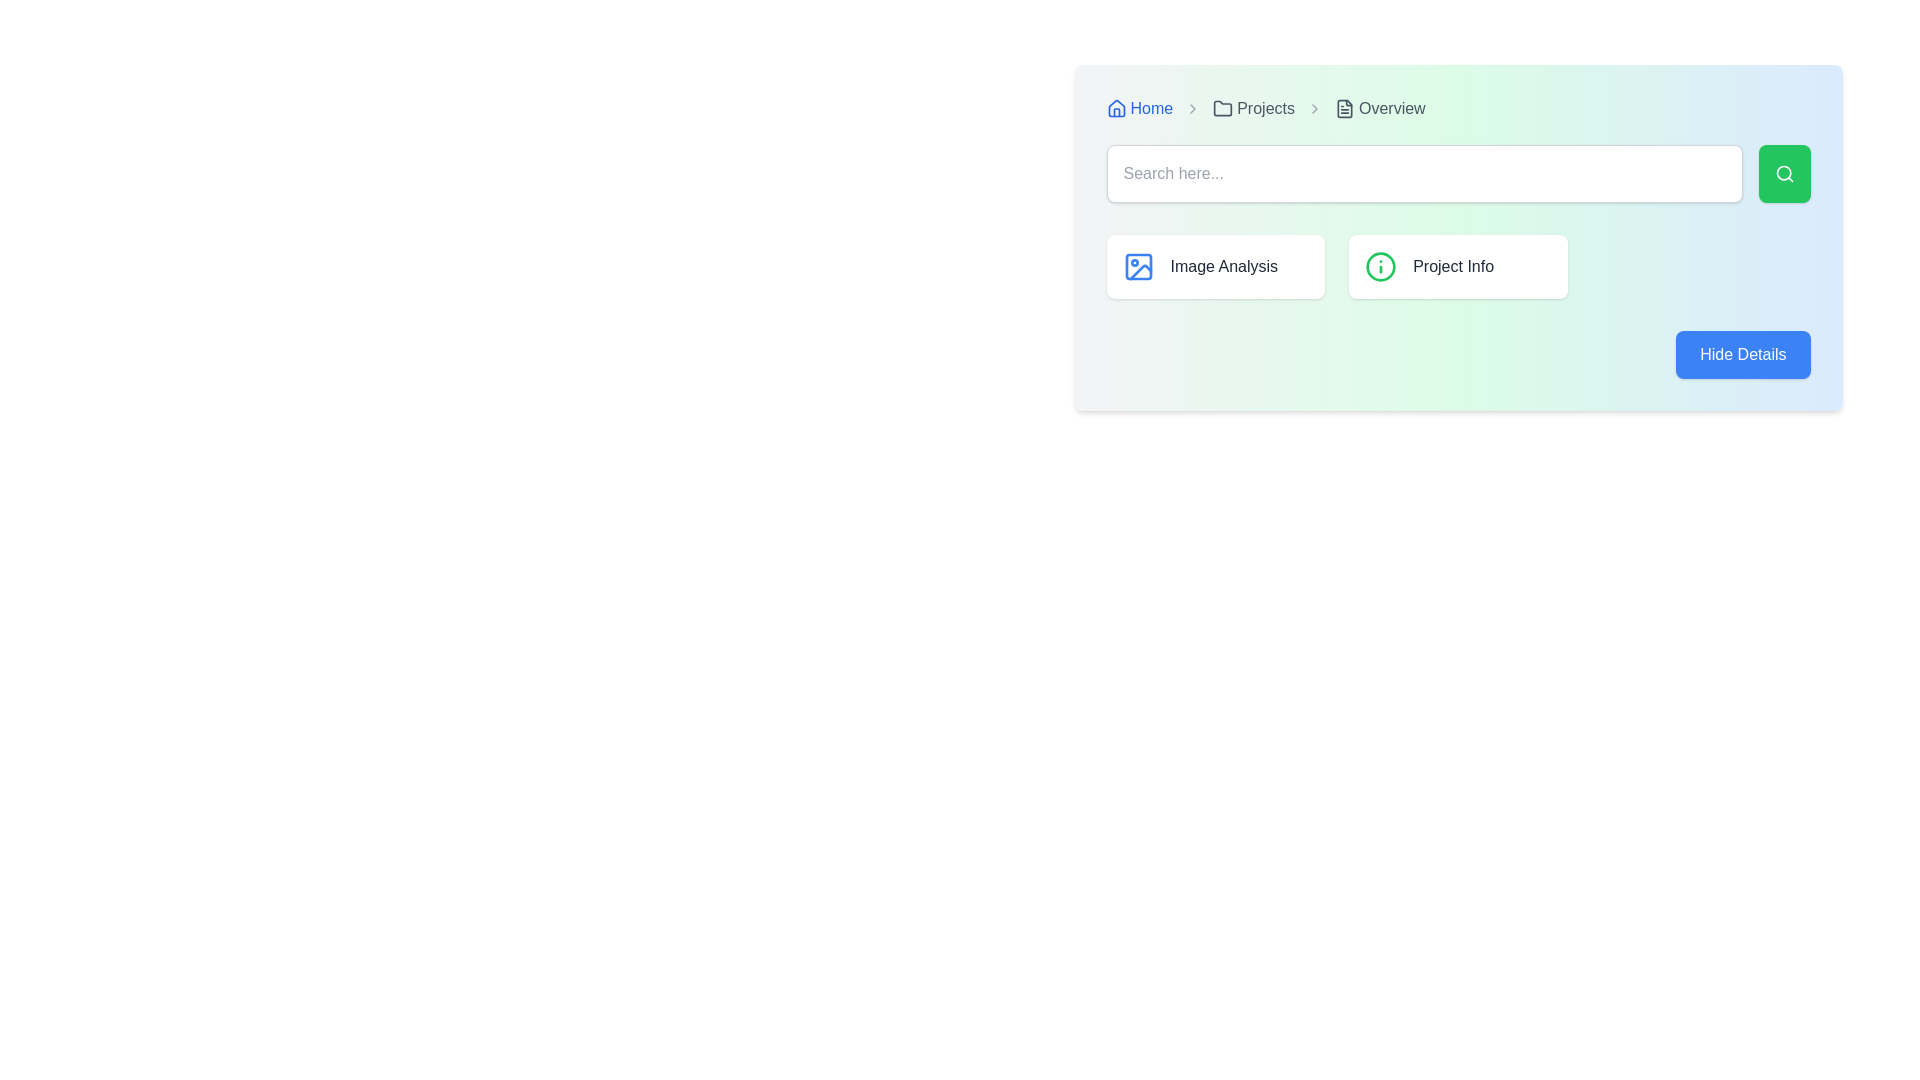 The image size is (1920, 1080). I want to click on the roof section of the house icon in the breadcrumb navigation located at the top-left corner of the interface, so click(1115, 108).